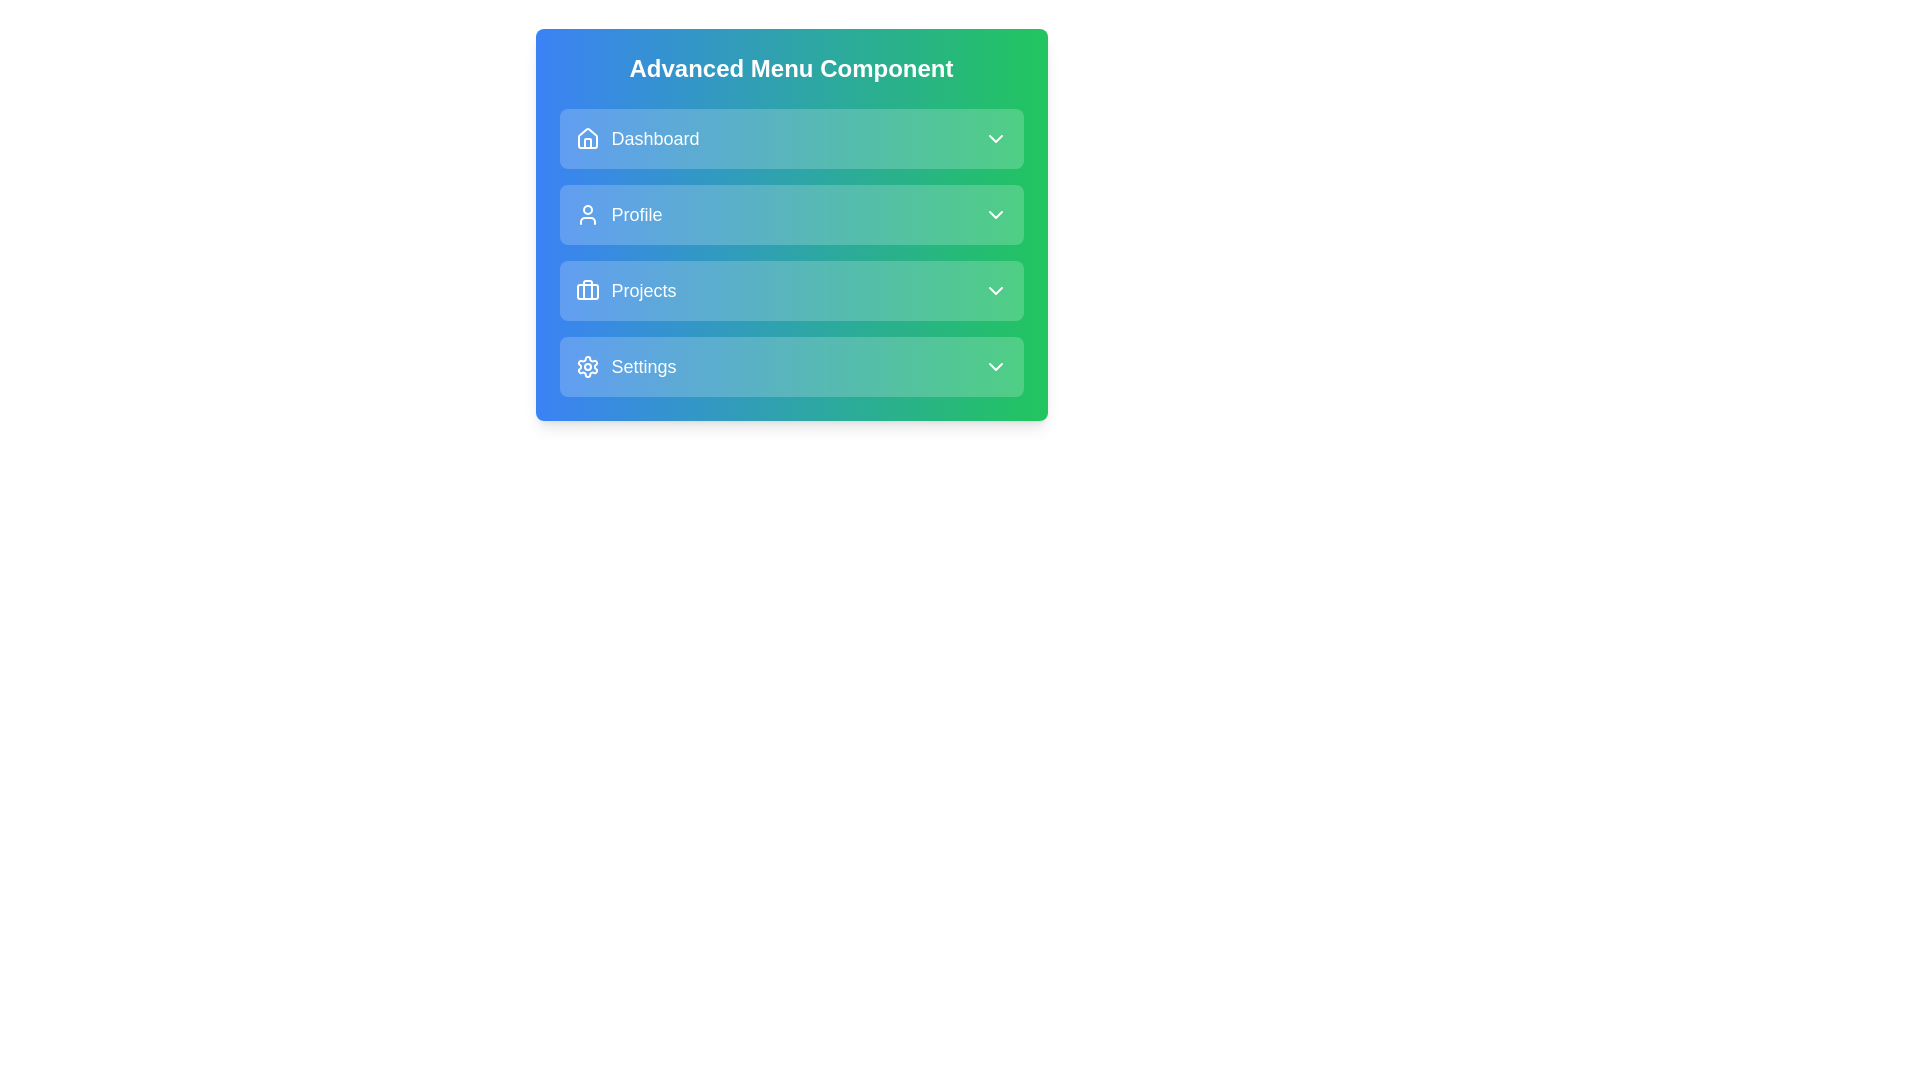 The width and height of the screenshot is (1920, 1080). I want to click on the house-shaped icon located to the left of the 'Dashboard' text in the menu, so click(586, 137).